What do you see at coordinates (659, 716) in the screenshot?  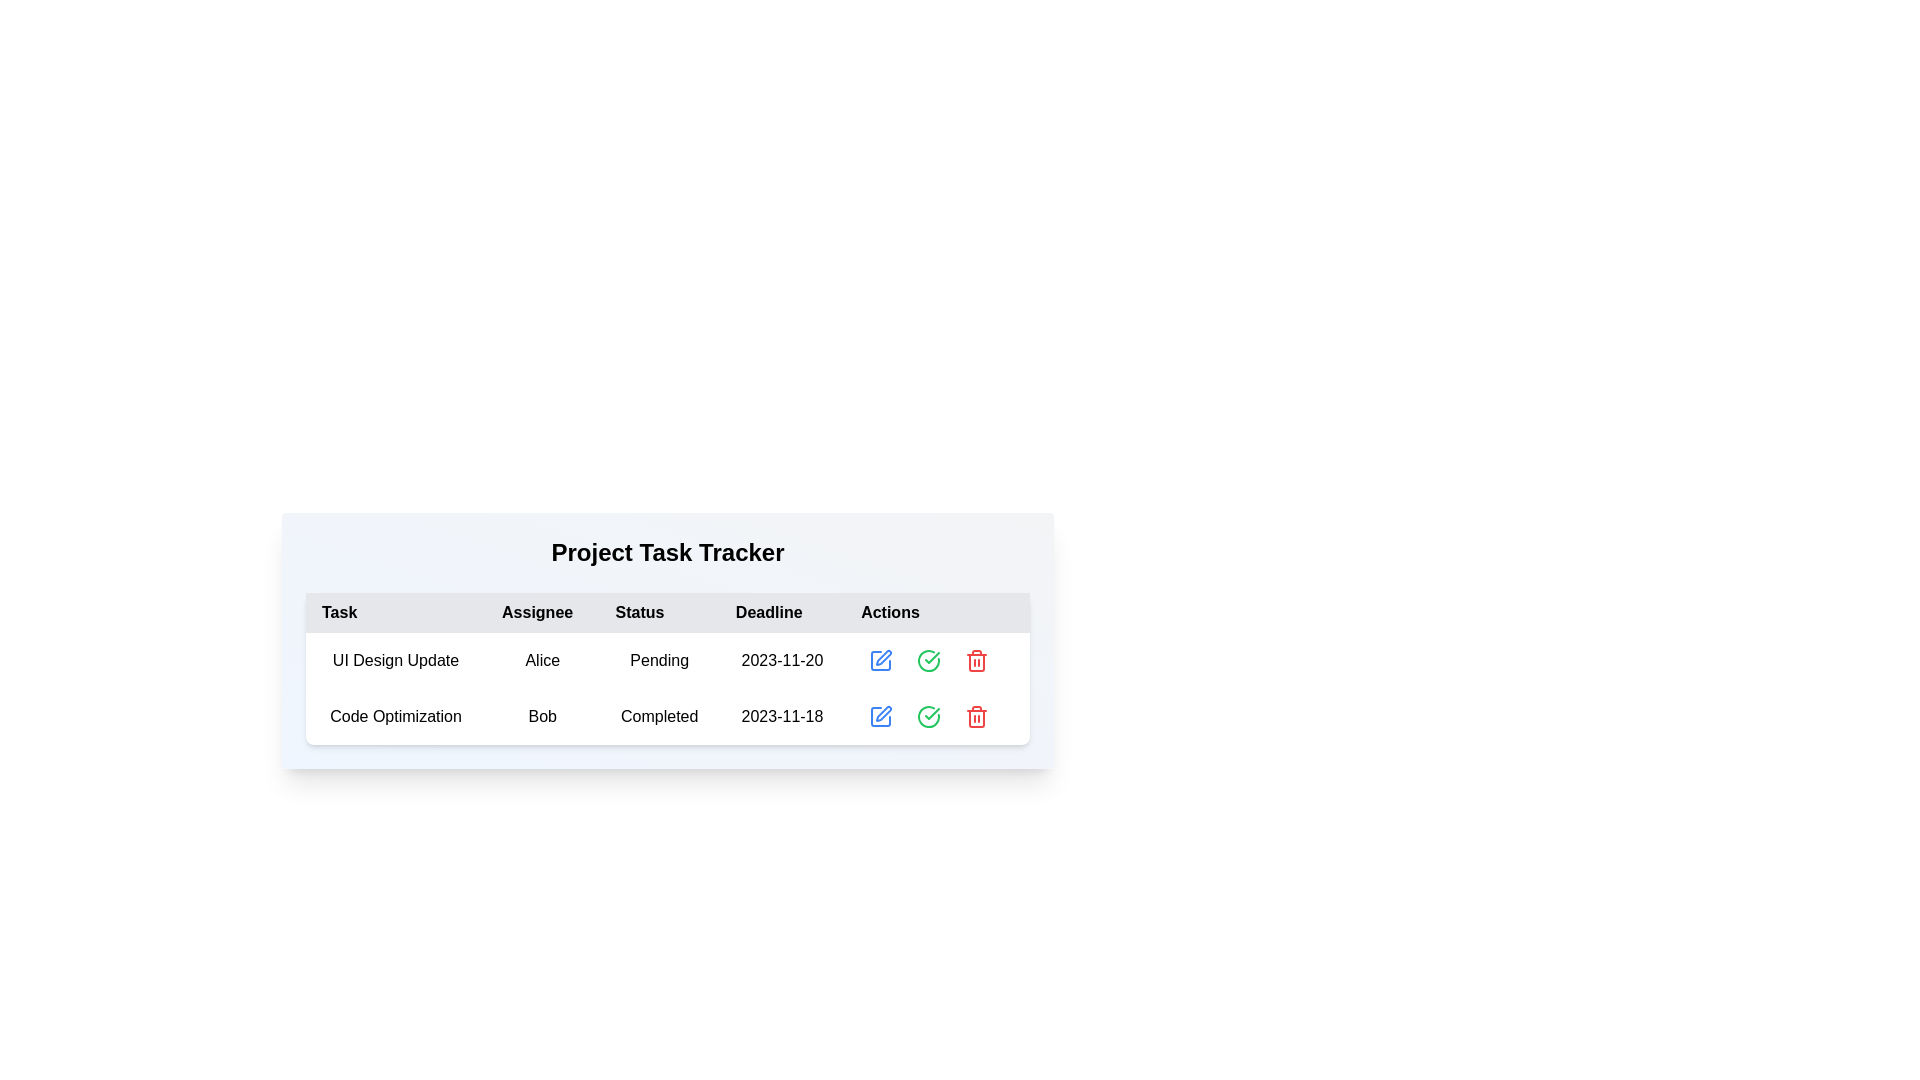 I see `the Text label indicating the status of the task 'Code Optimization', which shows it as 'Completed'. This label is located in the table under the heading 'Status', specifically in the third cell of the row for the task 'Code Optimization'` at bounding box center [659, 716].